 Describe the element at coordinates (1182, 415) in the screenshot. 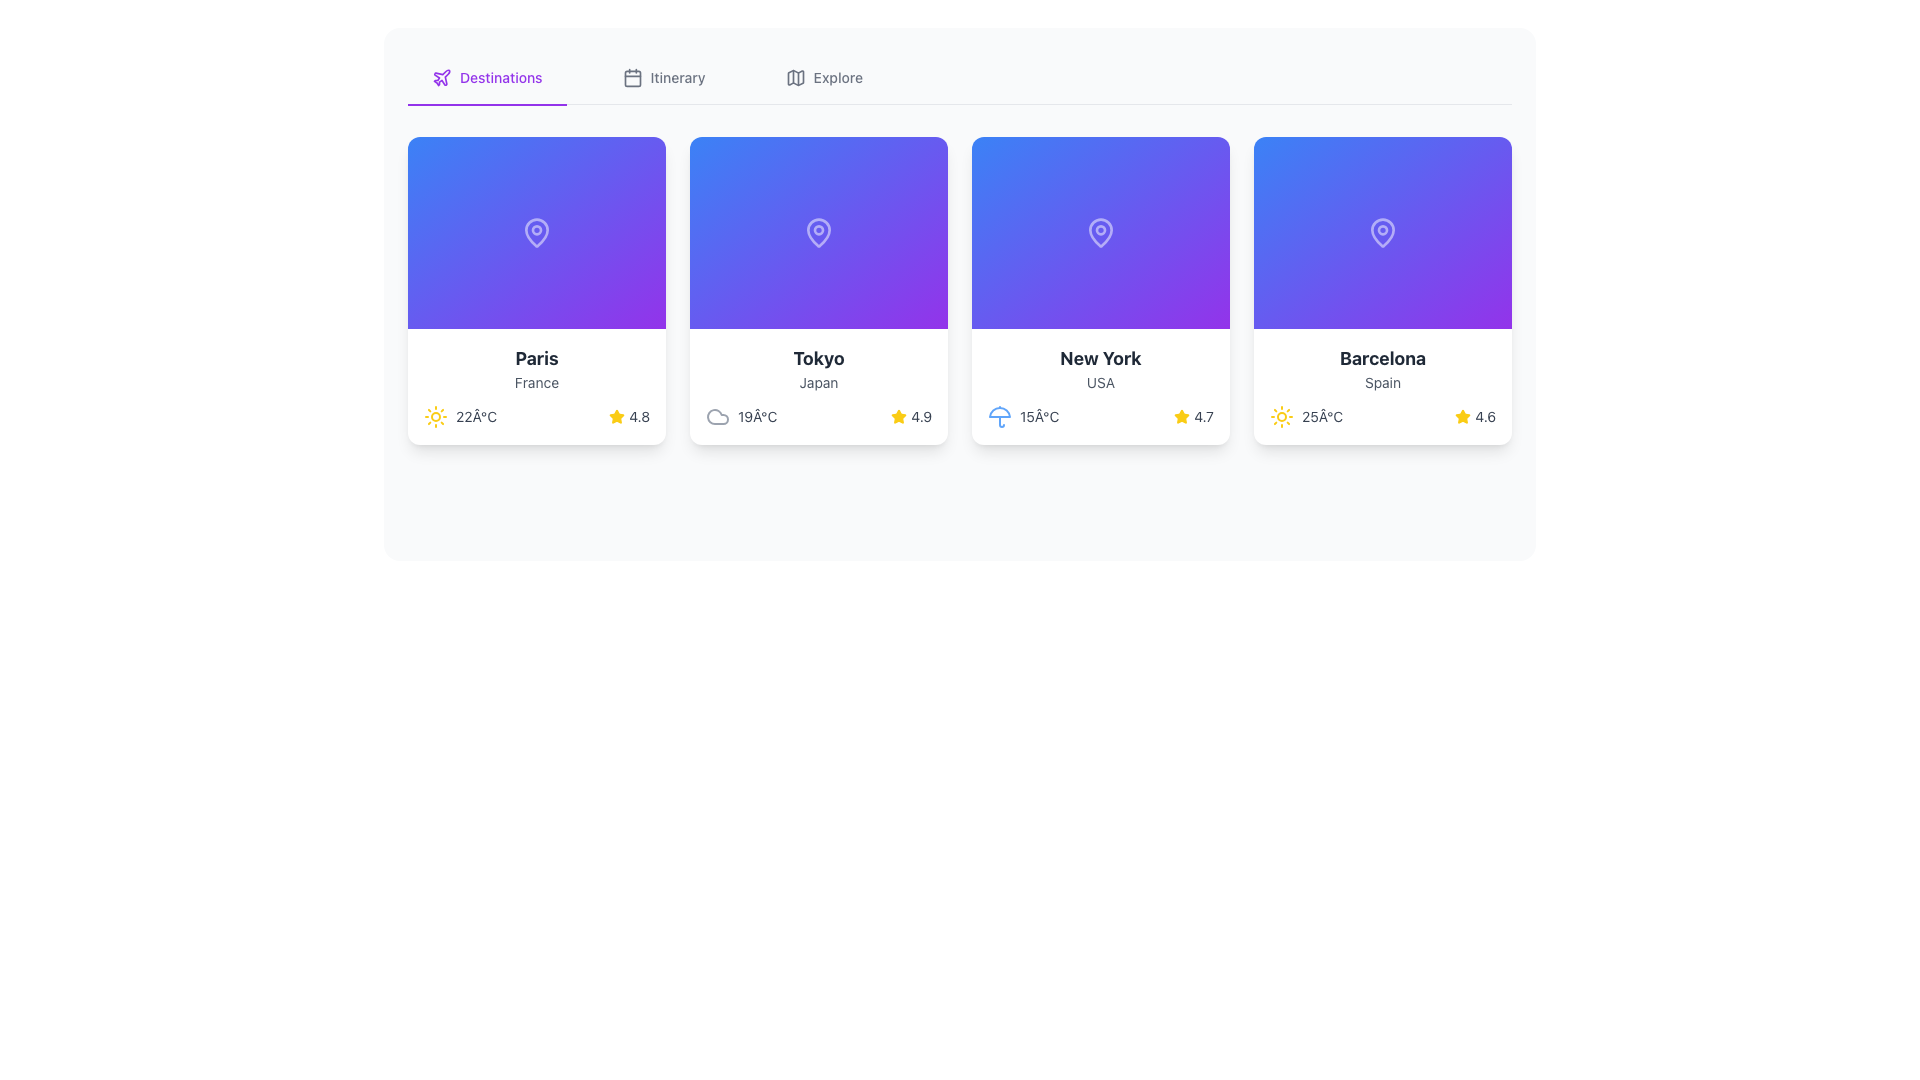

I see `the star icon representing a 4.7 rating` at that location.